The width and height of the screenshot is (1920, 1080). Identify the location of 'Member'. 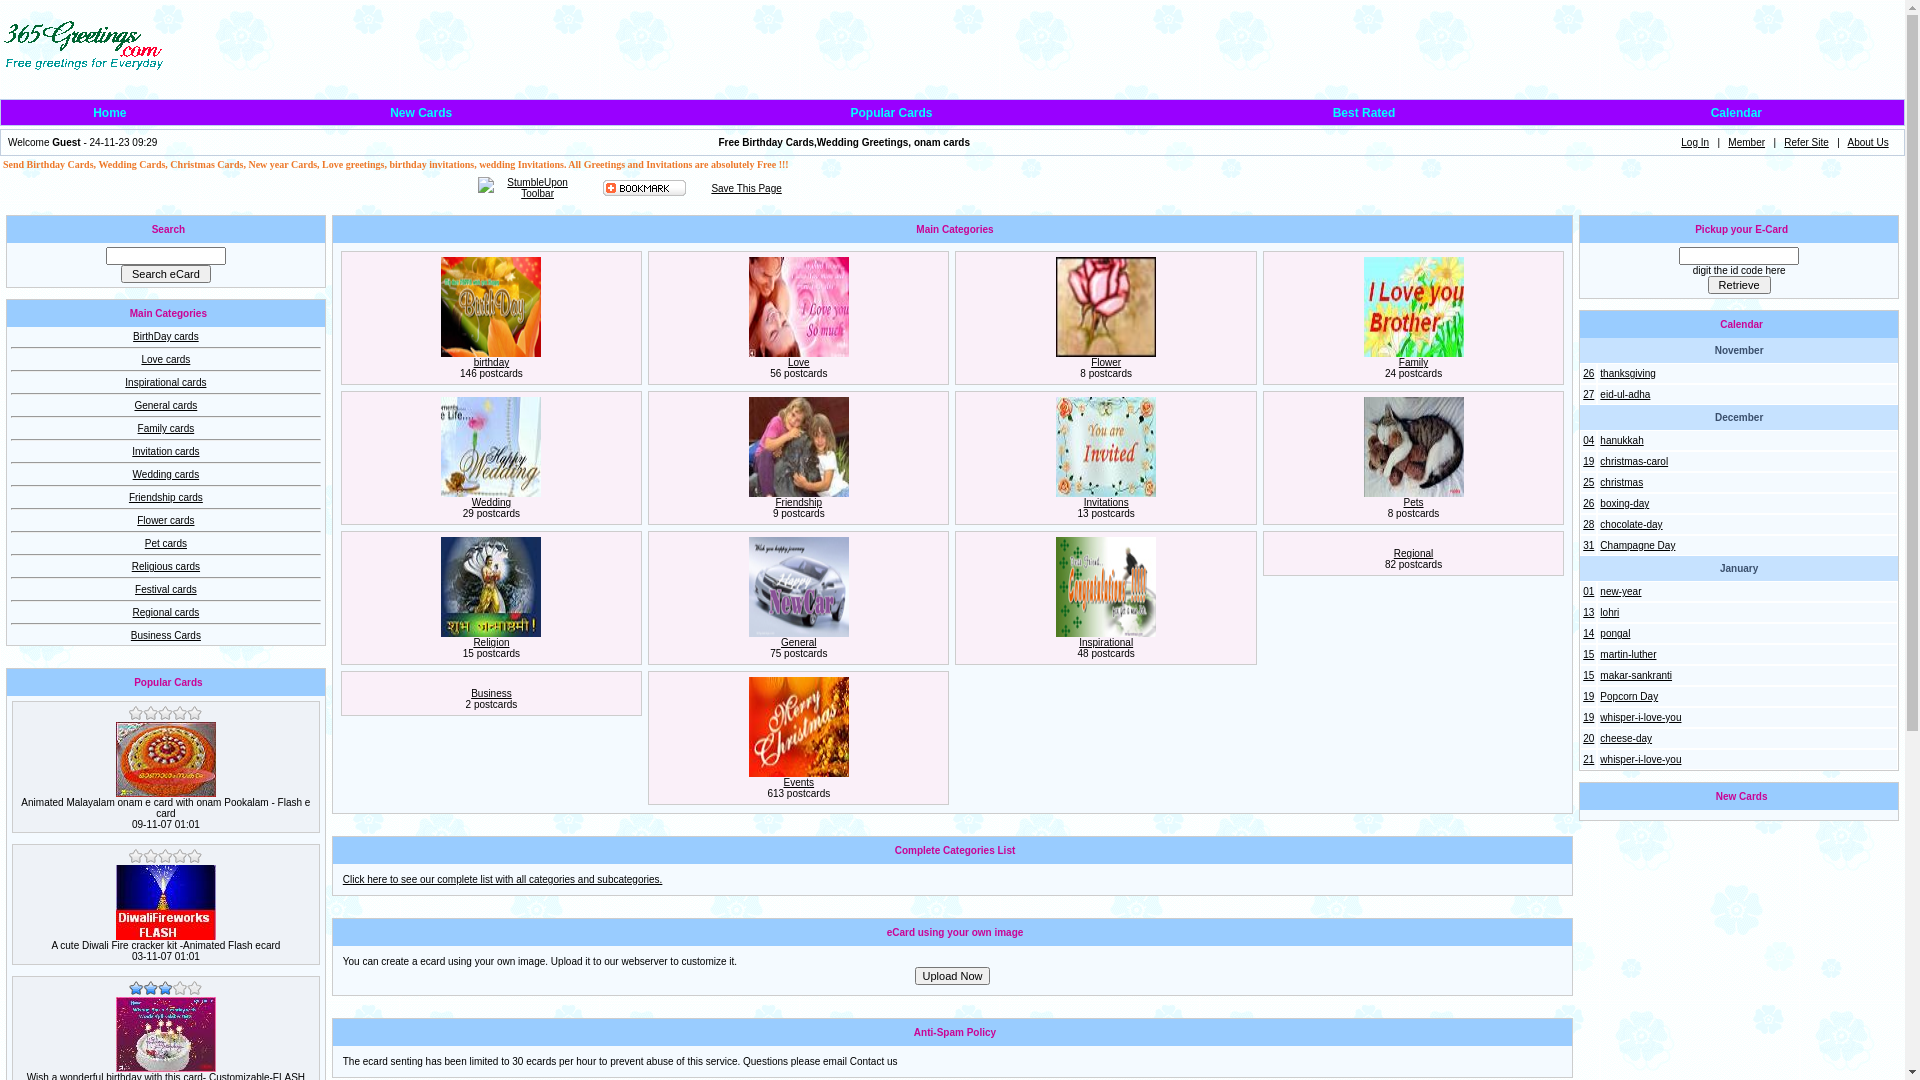
(1745, 141).